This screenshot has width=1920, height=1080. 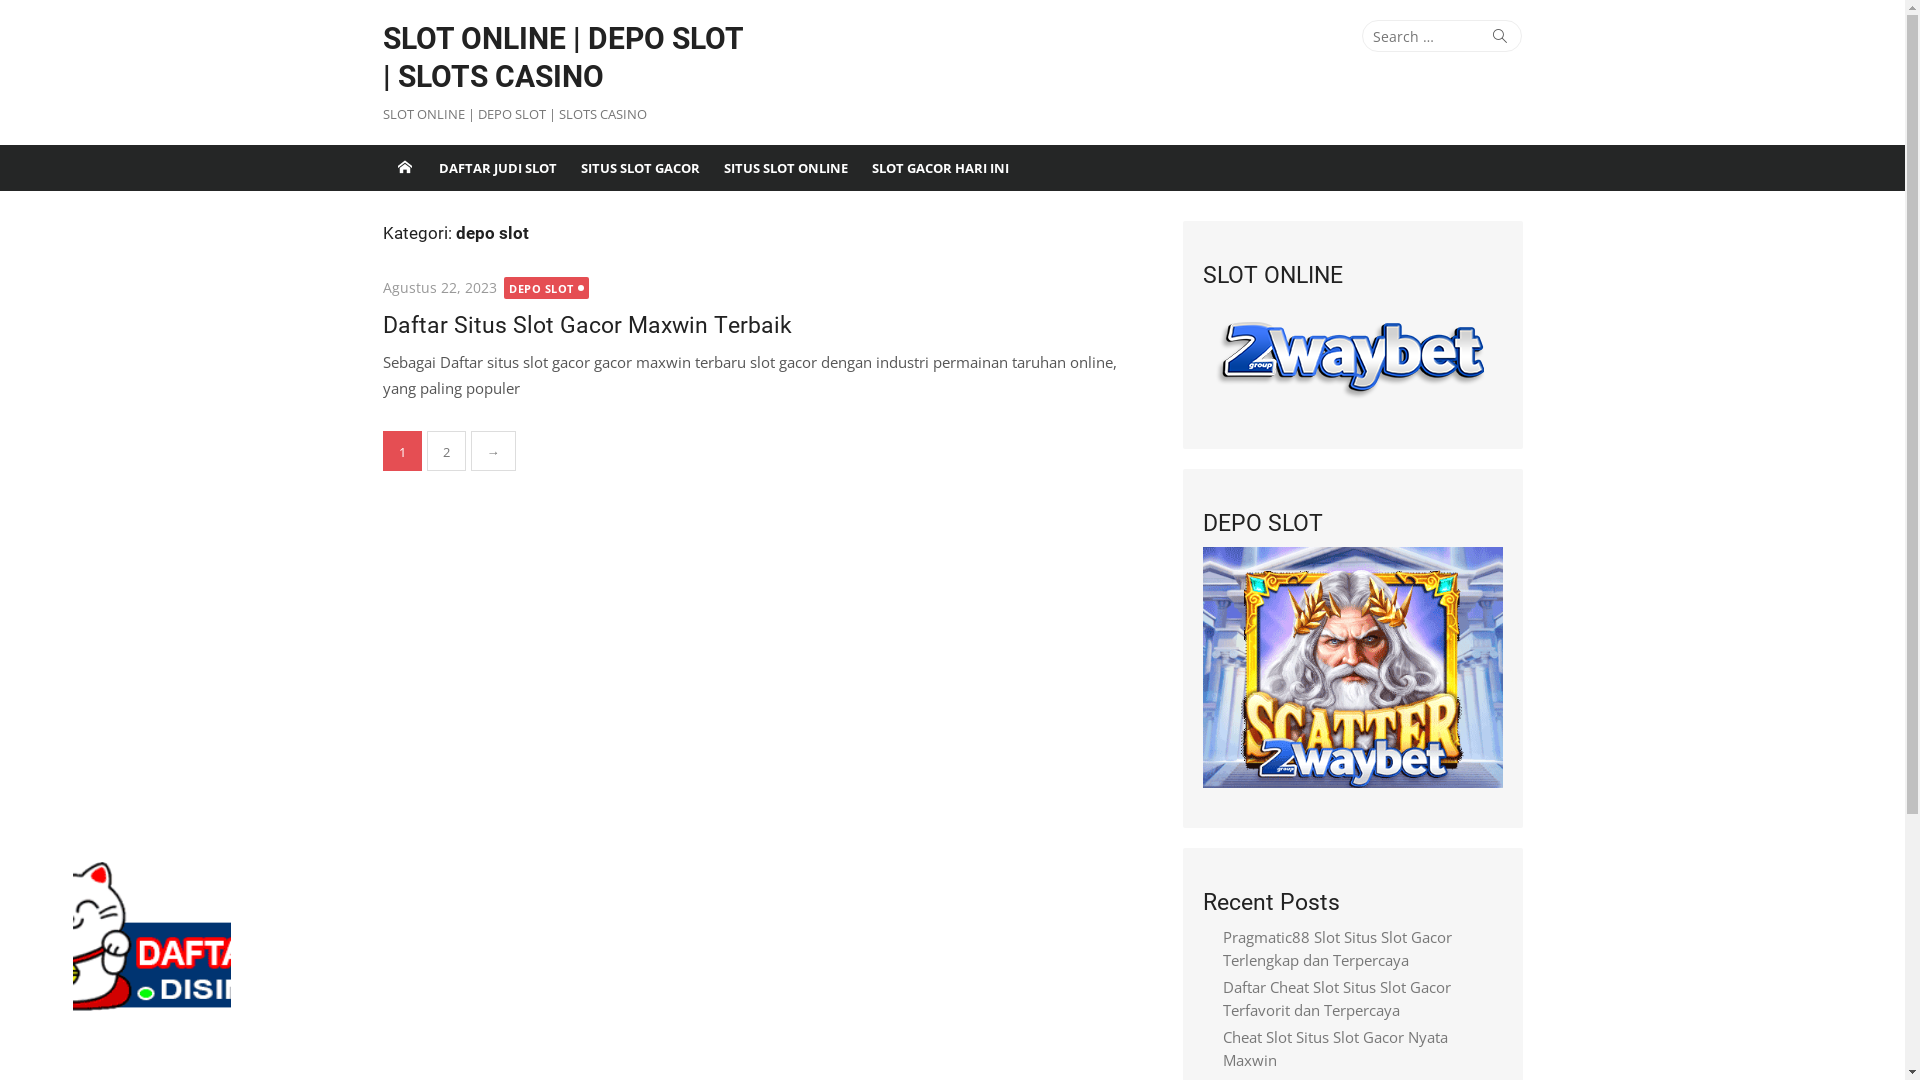 What do you see at coordinates (564, 56) in the screenshot?
I see `'SLOT ONLINE | DEPO SLOT | SLOTS CASINO'` at bounding box center [564, 56].